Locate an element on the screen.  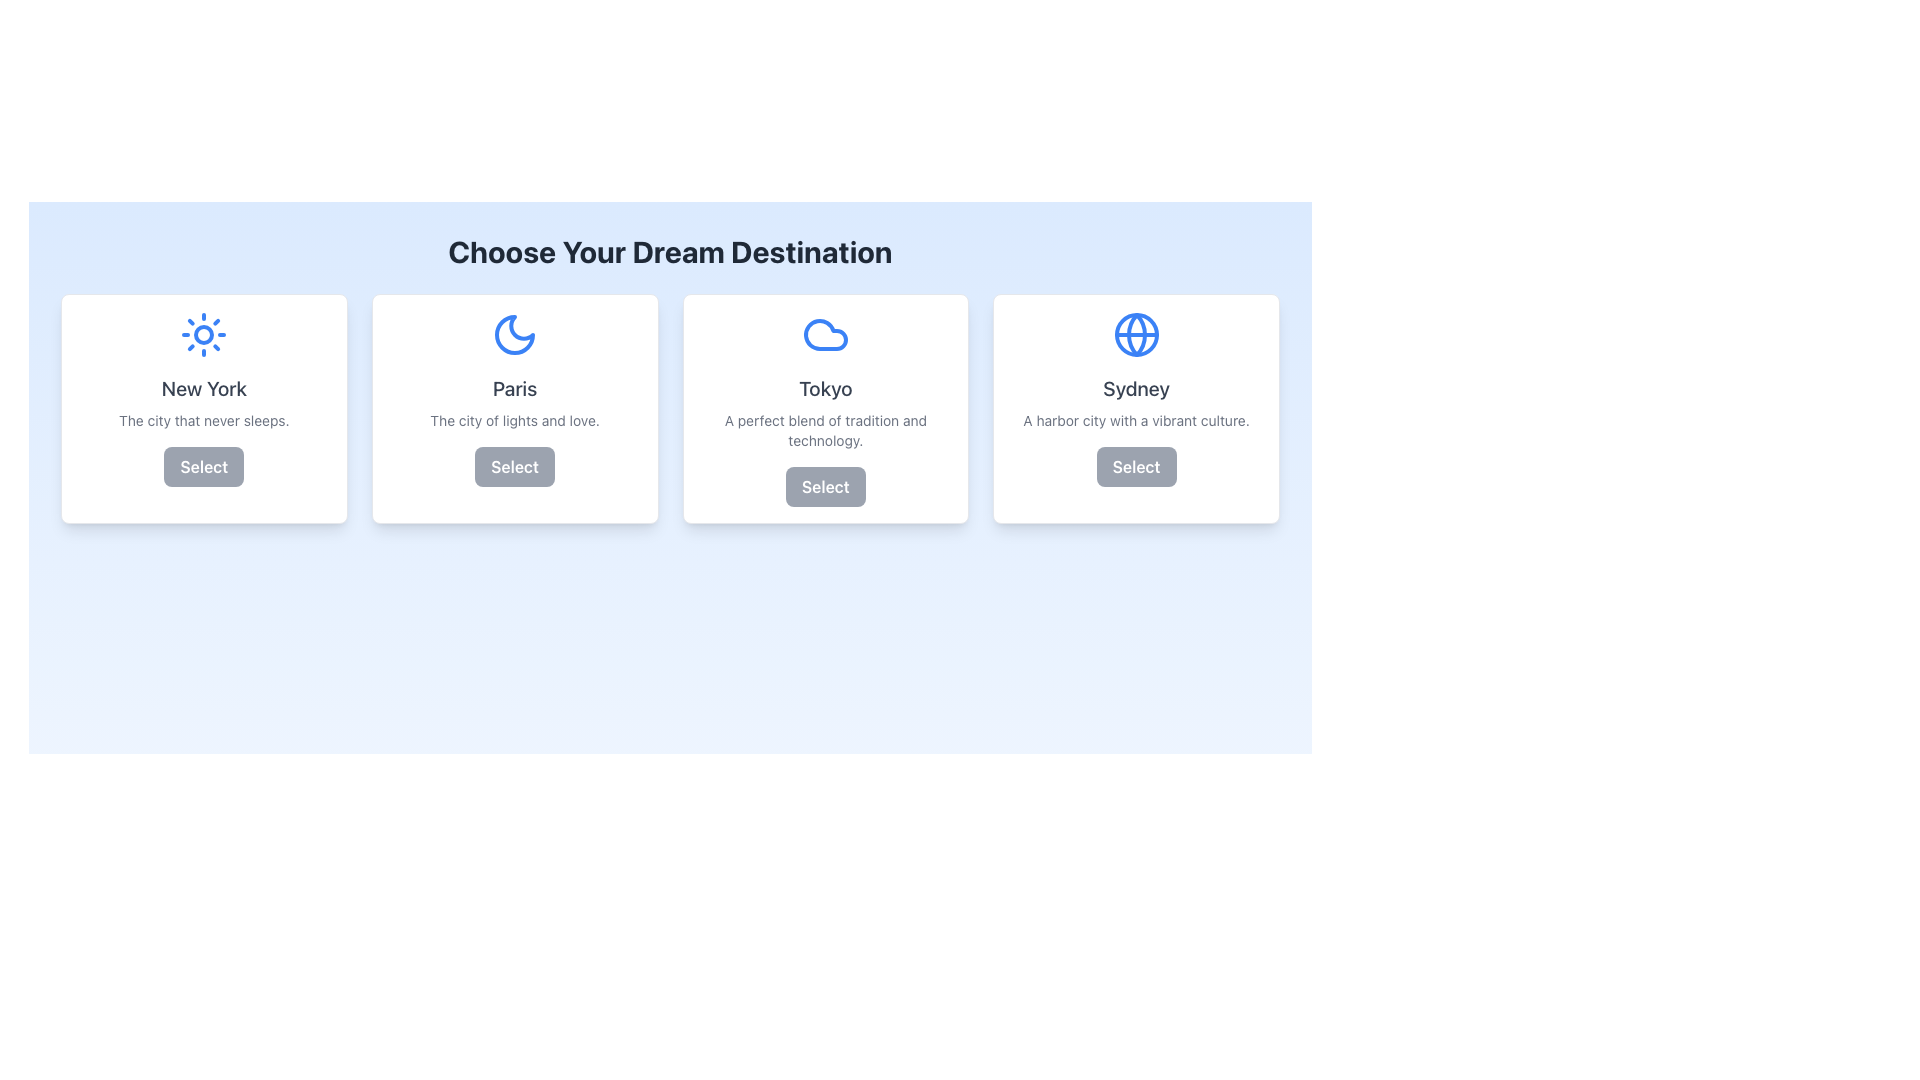
the 'Select' button located at the bottom center of the 'Tokyo' card to visualize the hover effect is located at coordinates (825, 486).